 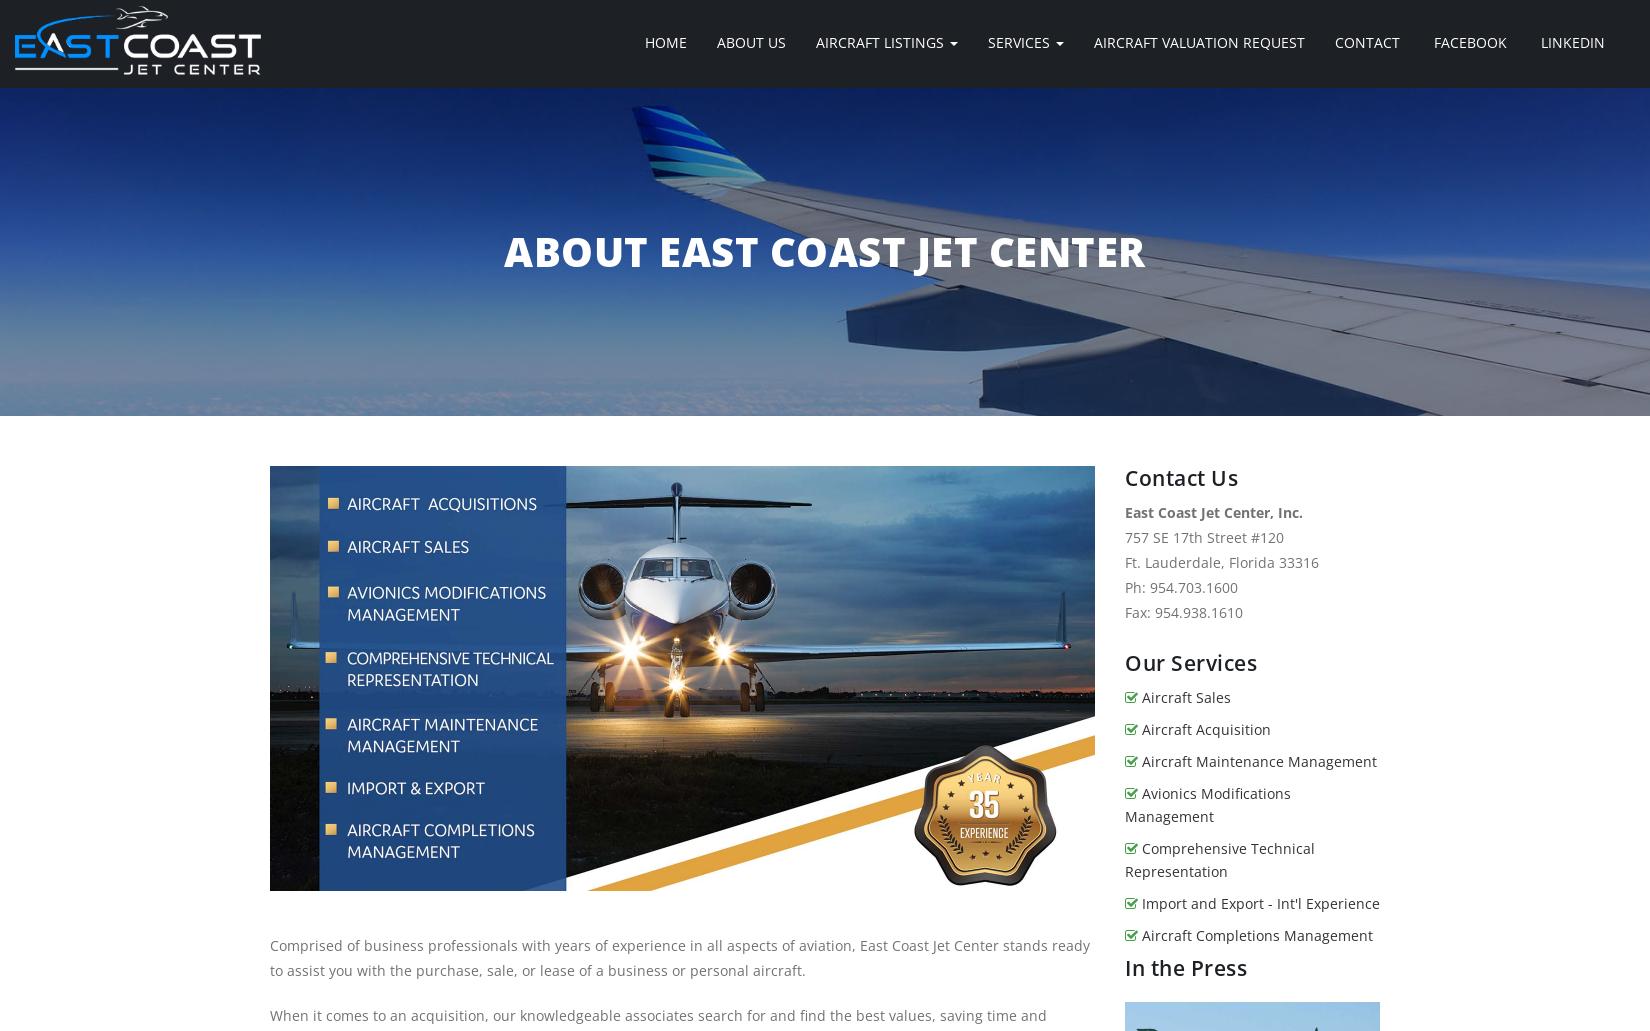 What do you see at coordinates (1021, 42) in the screenshot?
I see `'SERVICES'` at bounding box center [1021, 42].